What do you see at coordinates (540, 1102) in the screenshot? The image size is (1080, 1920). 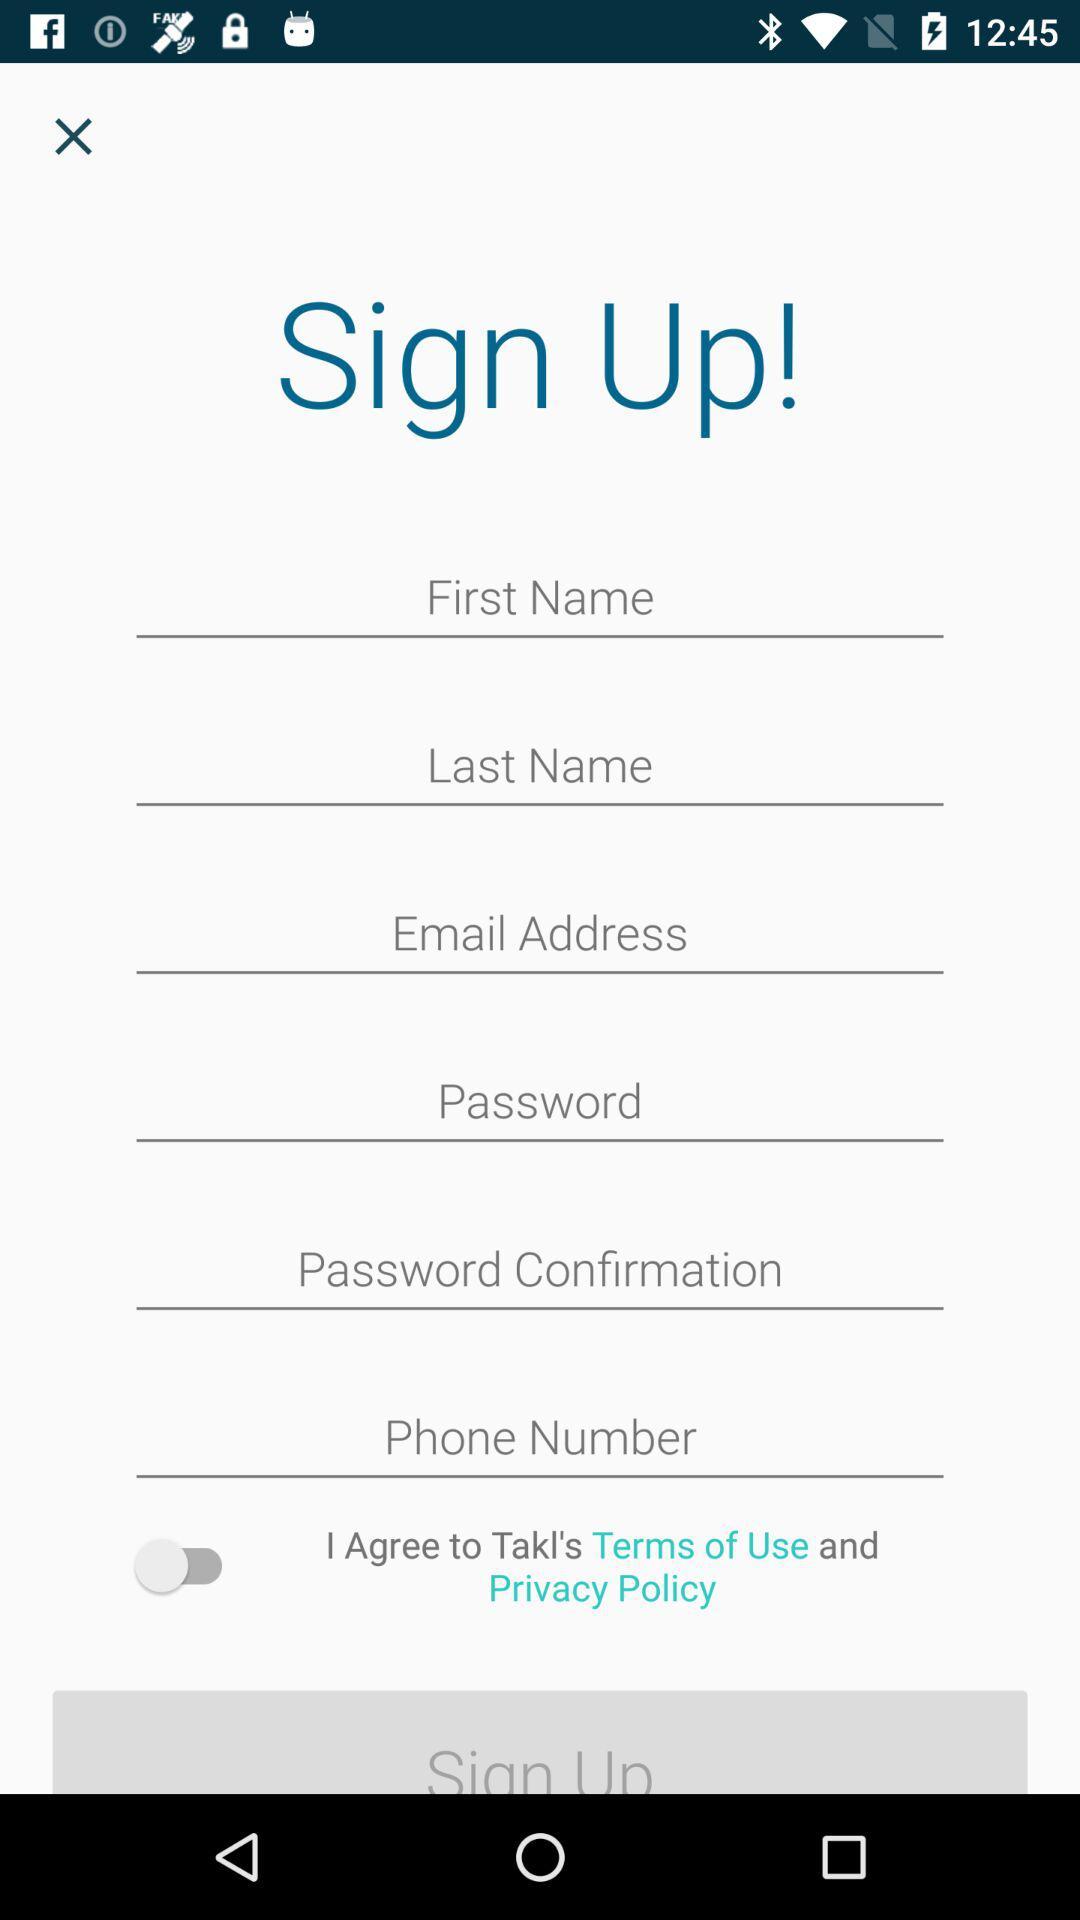 I see `protection` at bounding box center [540, 1102].